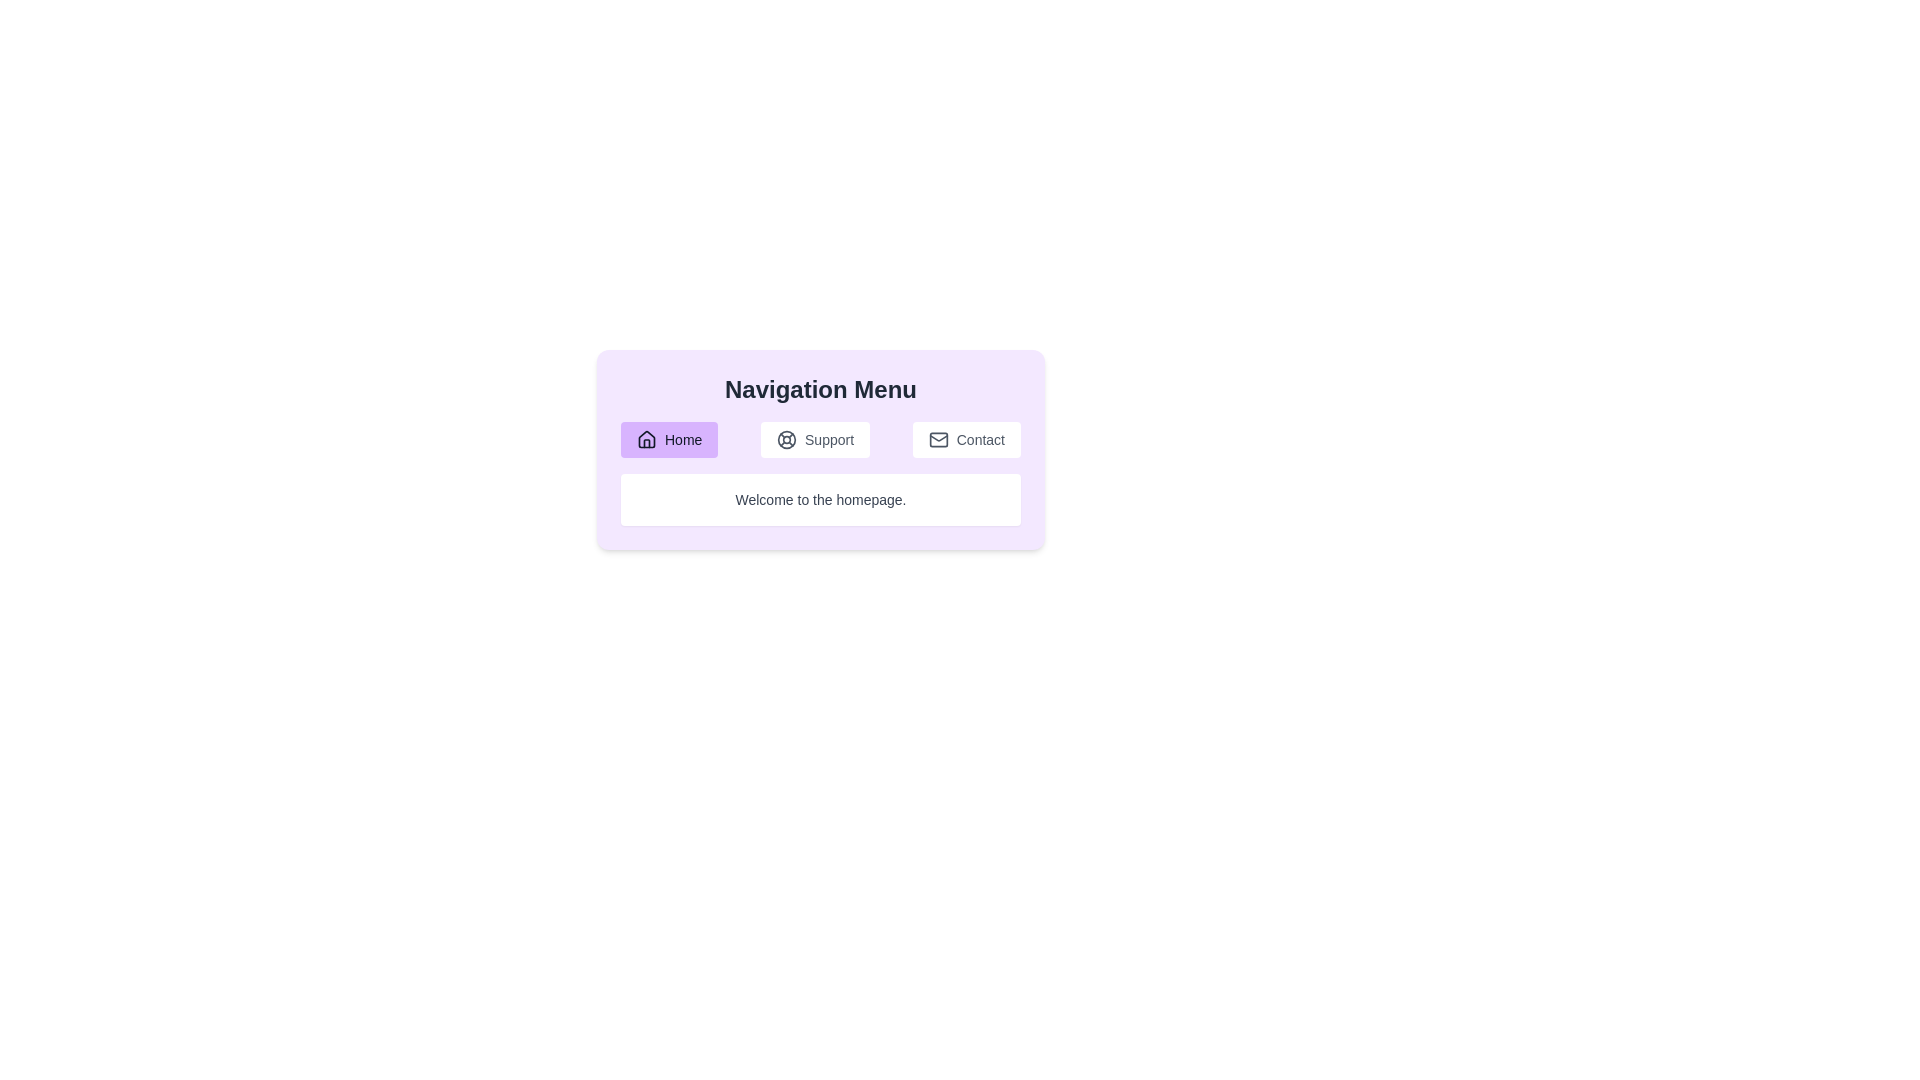 This screenshot has width=1920, height=1080. What do you see at coordinates (647, 438) in the screenshot?
I see `the home icon located in the left section of the 'Home' button in the navigation menu, preceding the text label 'Home'` at bounding box center [647, 438].